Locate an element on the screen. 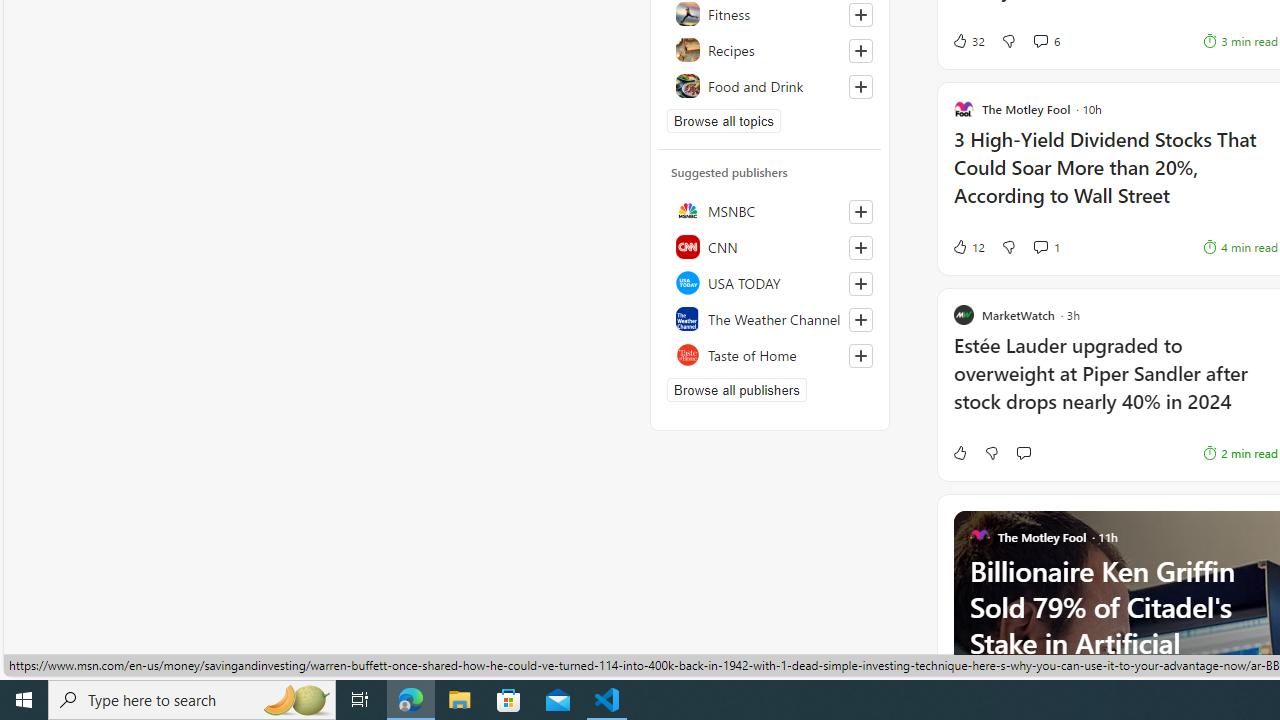  'Like' is located at coordinates (958, 452).